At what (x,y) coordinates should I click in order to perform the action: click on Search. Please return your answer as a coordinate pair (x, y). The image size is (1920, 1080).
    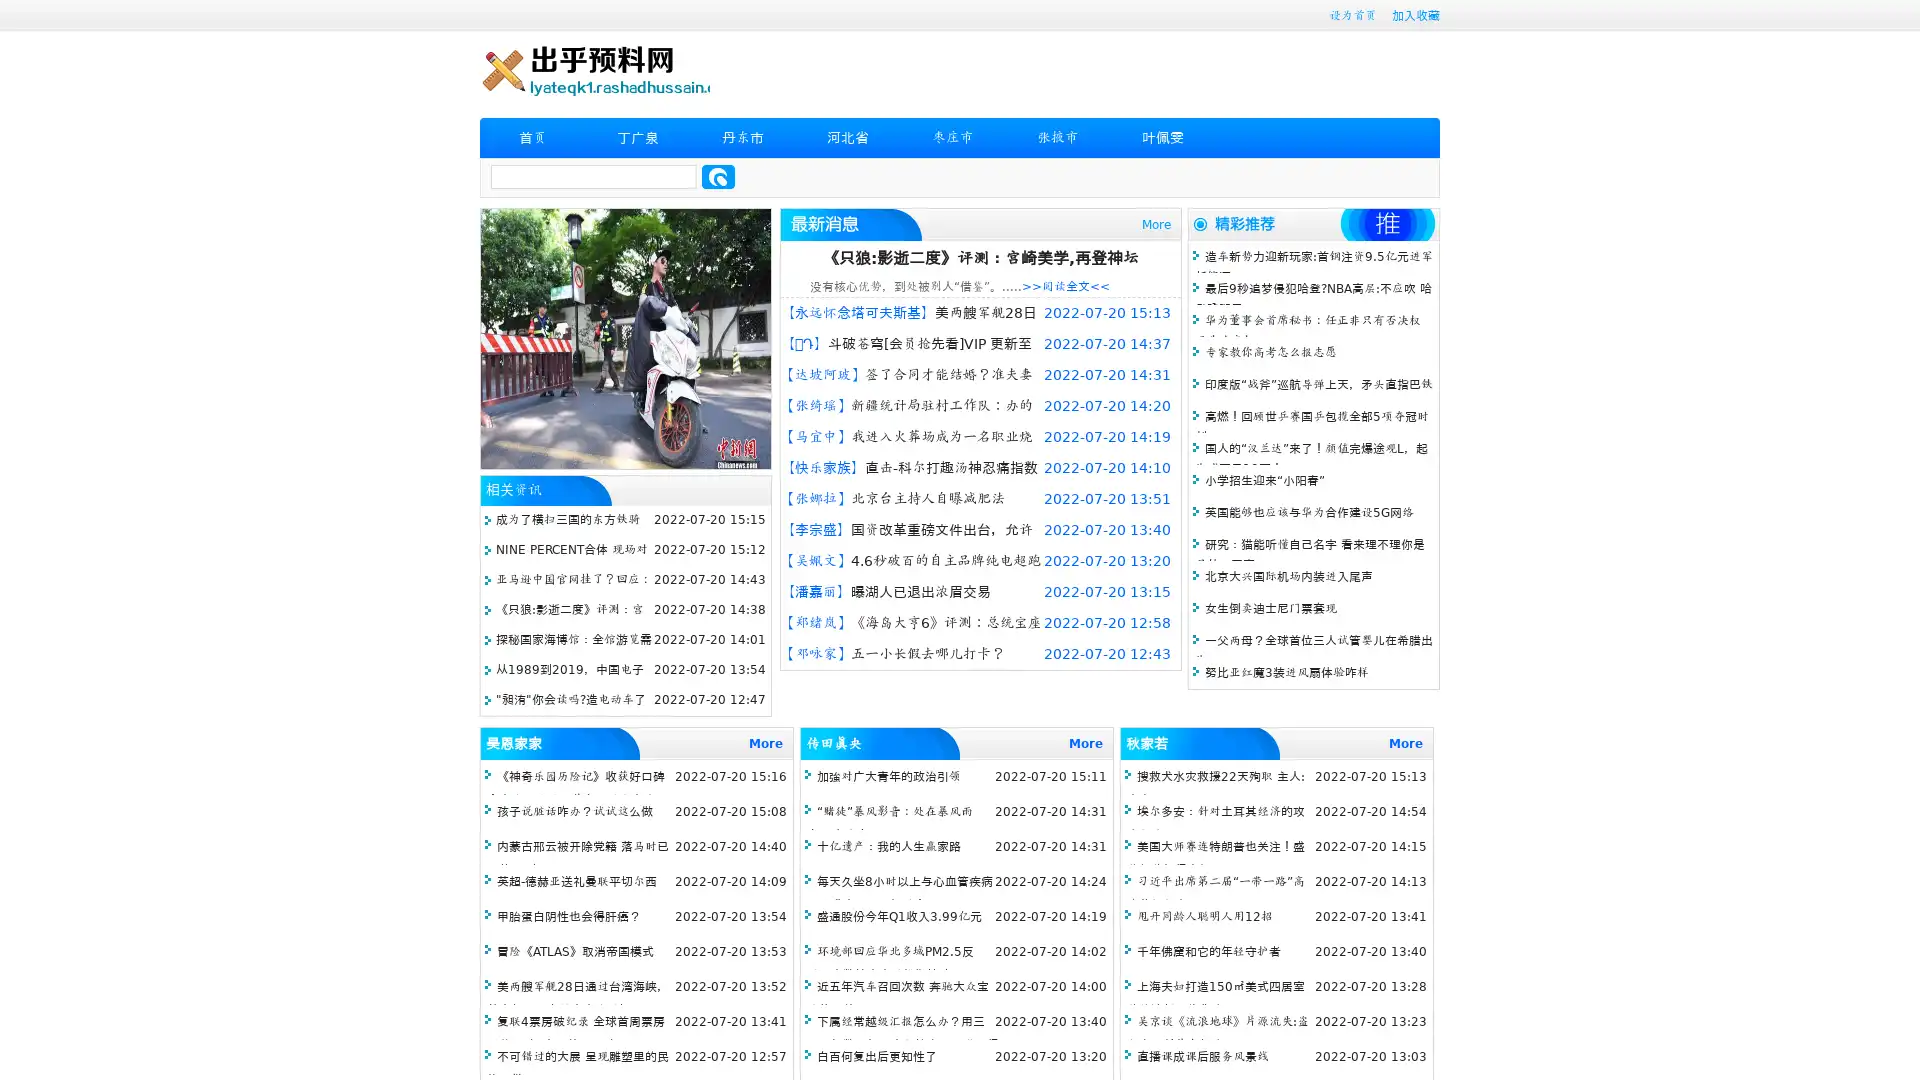
    Looking at the image, I should click on (718, 176).